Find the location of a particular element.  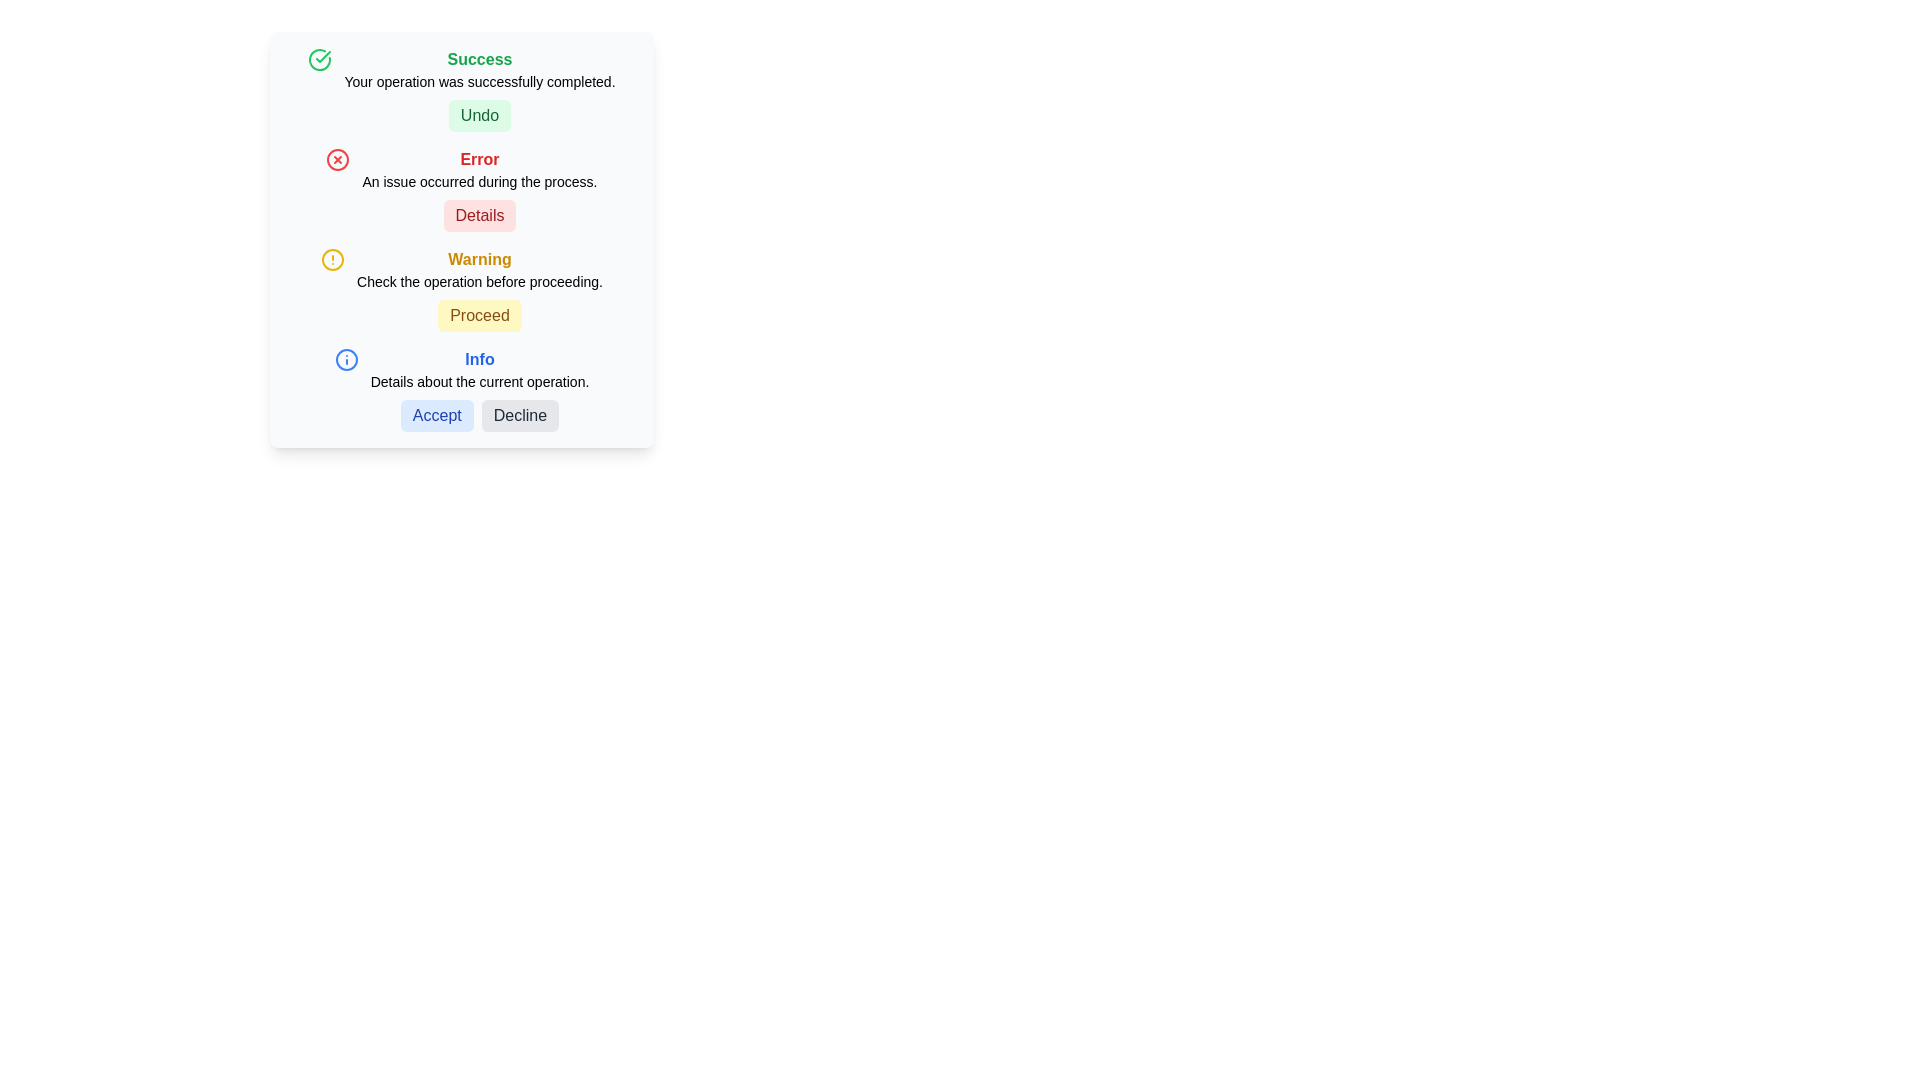

the buttons in the informational section located below the 'Warning' section is located at coordinates (480, 389).